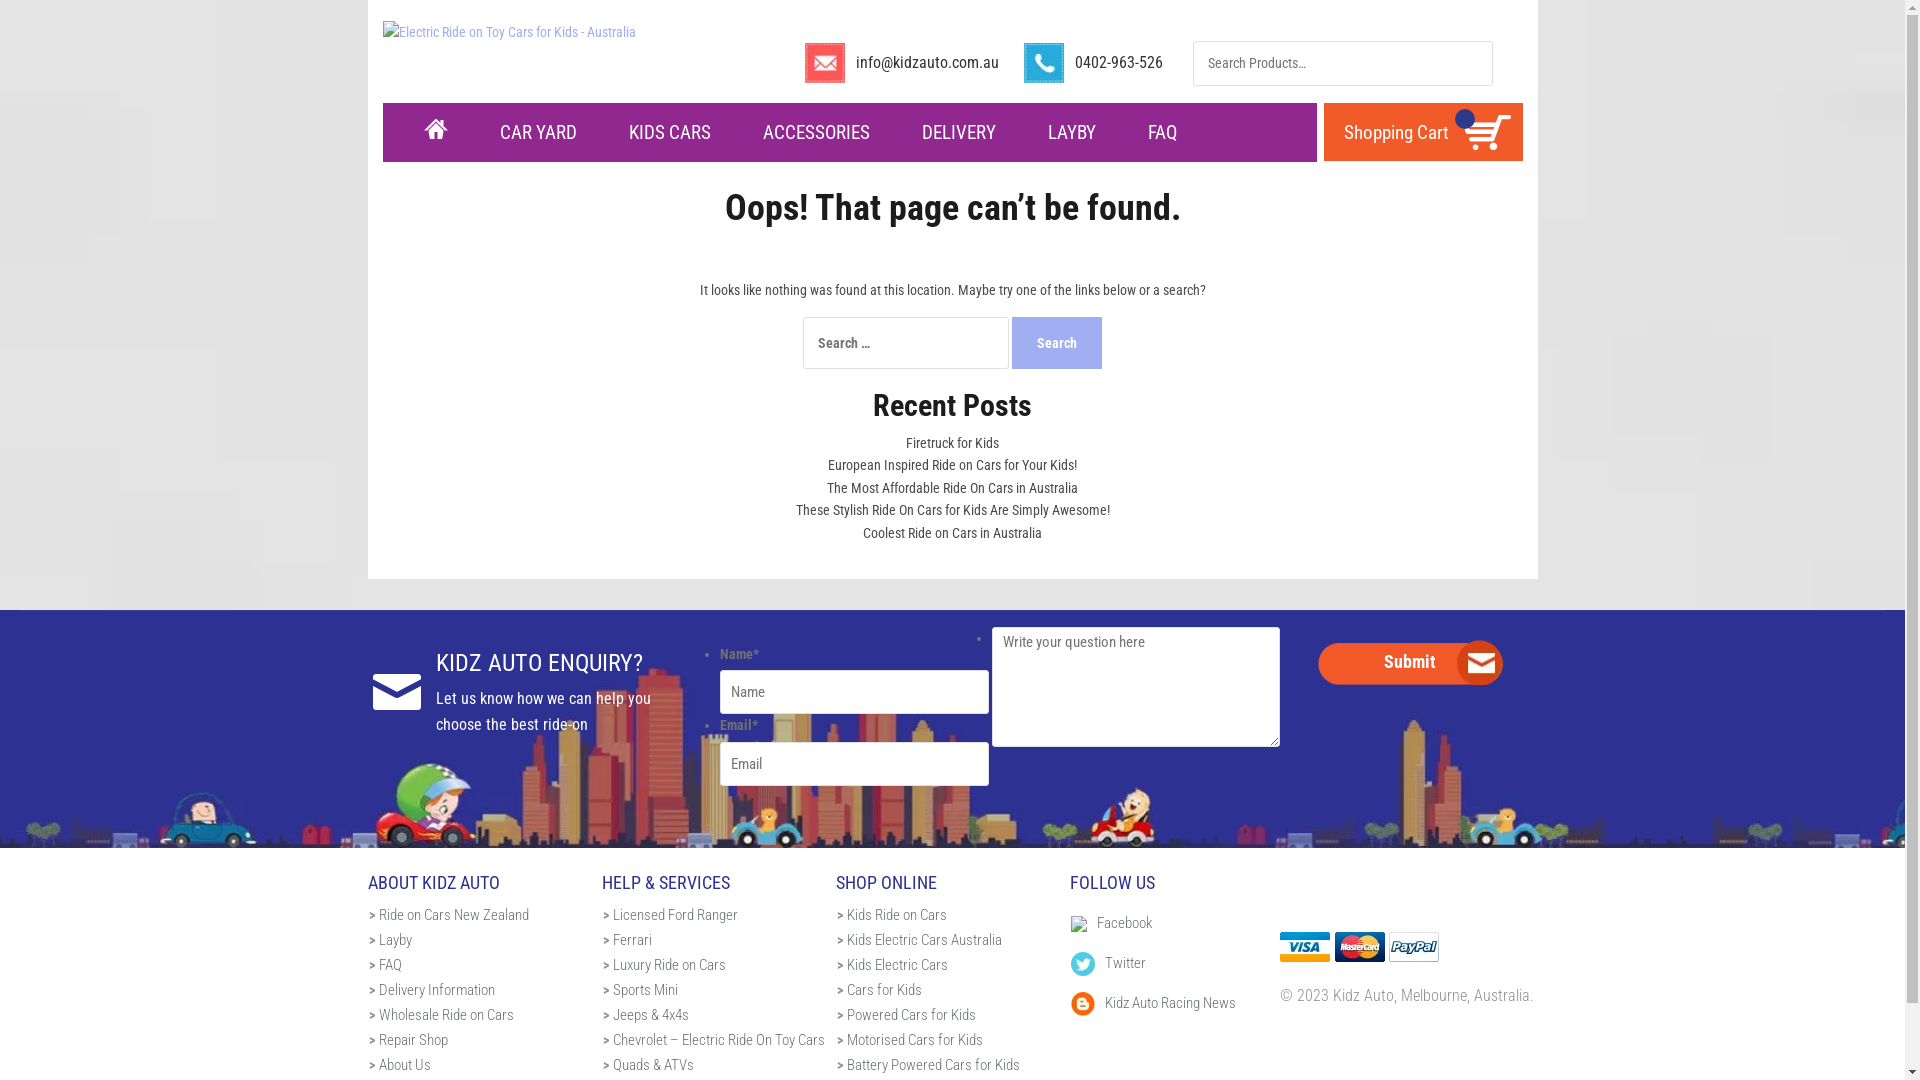 The height and width of the screenshot is (1080, 1920). Describe the element at coordinates (378, 914) in the screenshot. I see `'Ride on Cars New Zealand'` at that location.